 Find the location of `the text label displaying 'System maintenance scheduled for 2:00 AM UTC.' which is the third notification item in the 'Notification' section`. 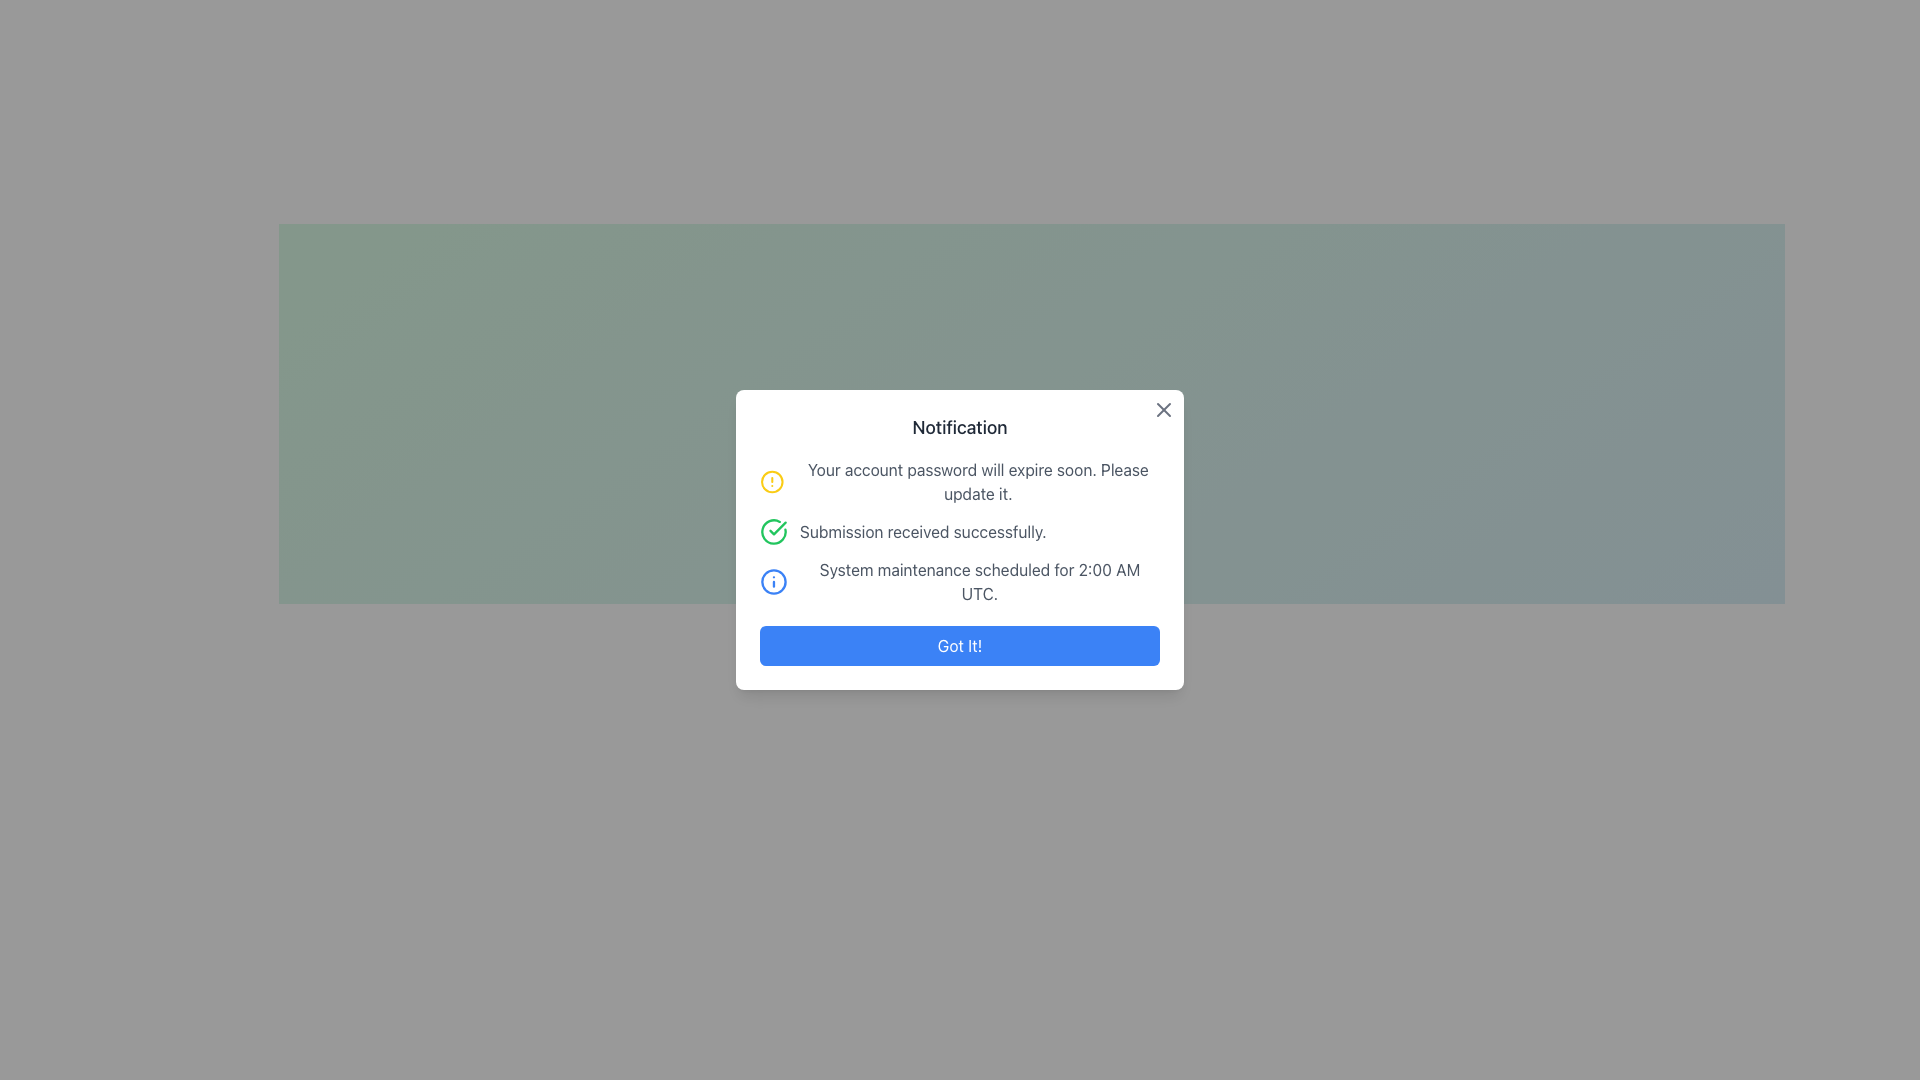

the text label displaying 'System maintenance scheduled for 2:00 AM UTC.' which is the third notification item in the 'Notification' section is located at coordinates (979, 582).